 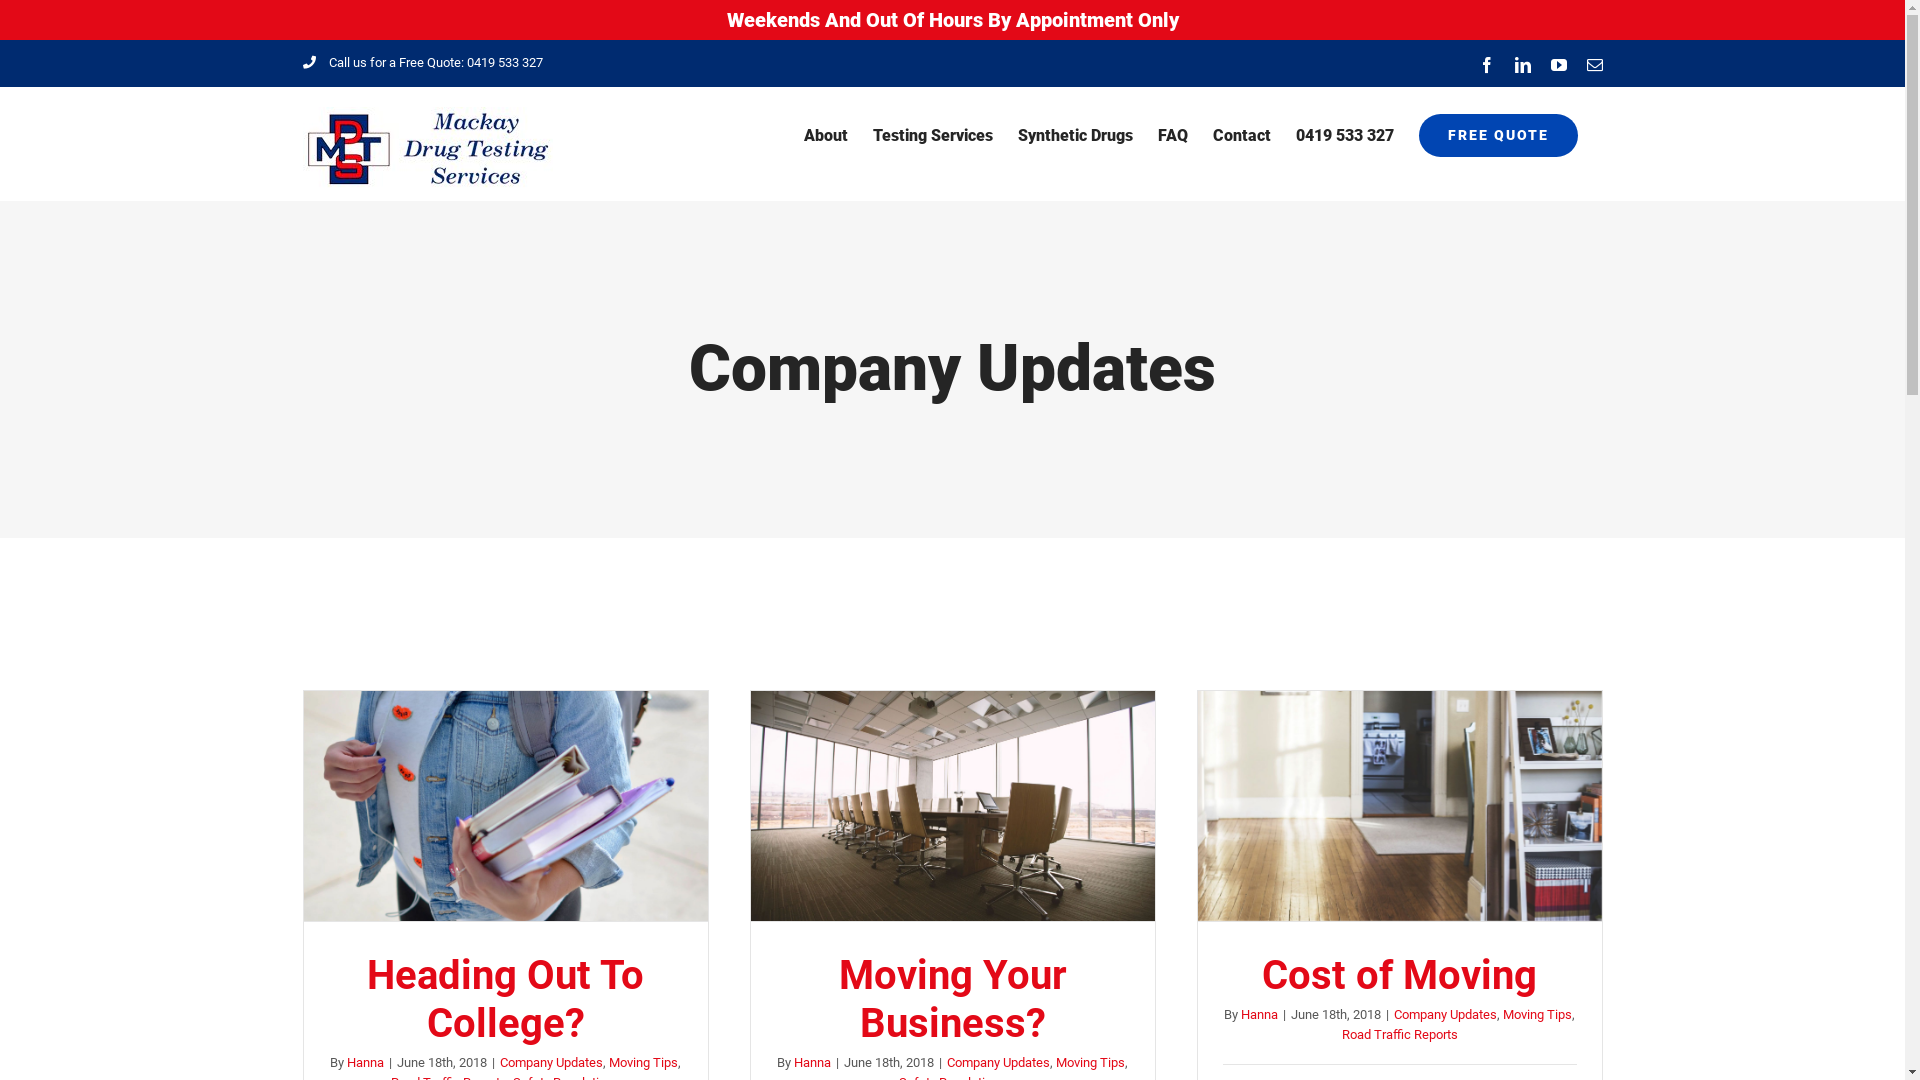 What do you see at coordinates (930, 135) in the screenshot?
I see `'Testing Services'` at bounding box center [930, 135].